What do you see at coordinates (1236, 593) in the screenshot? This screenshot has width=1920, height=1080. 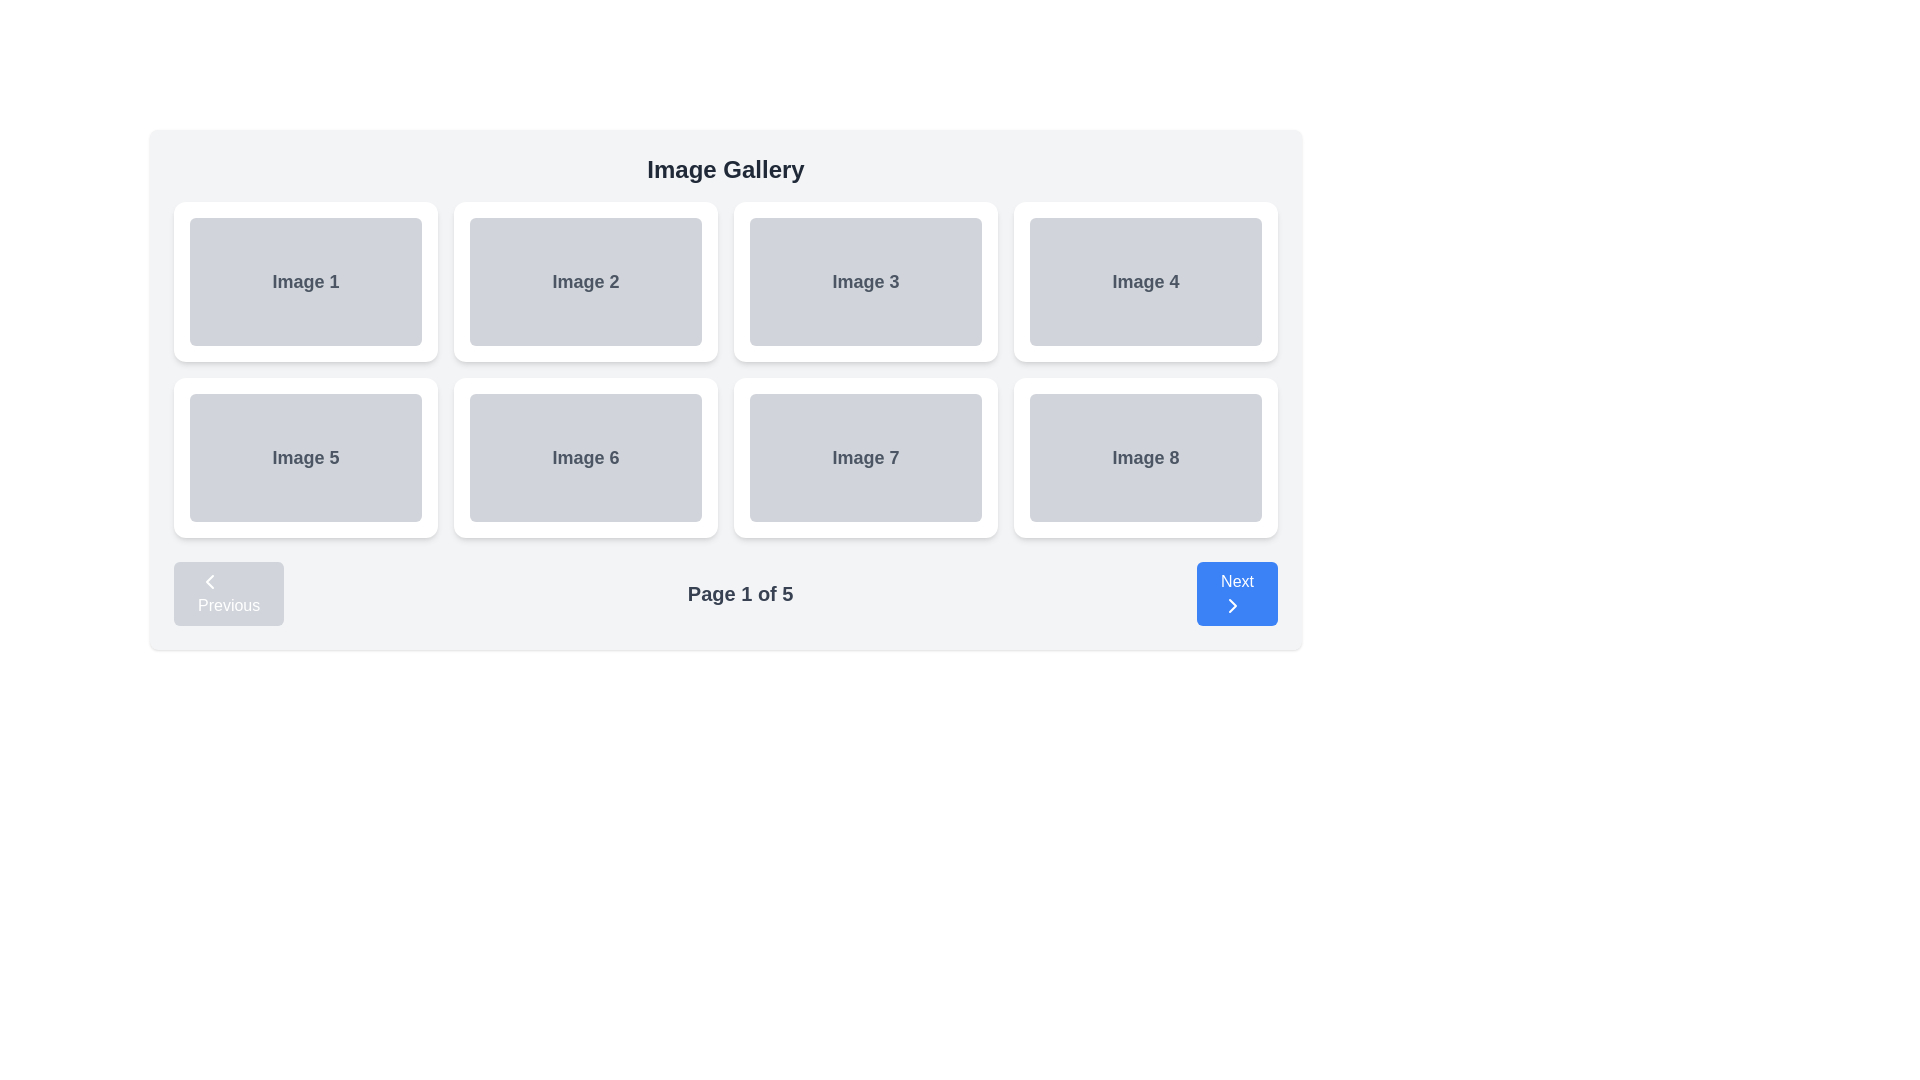 I see `the blue 'Next' button with white text and a right-pointing arrow icon` at bounding box center [1236, 593].